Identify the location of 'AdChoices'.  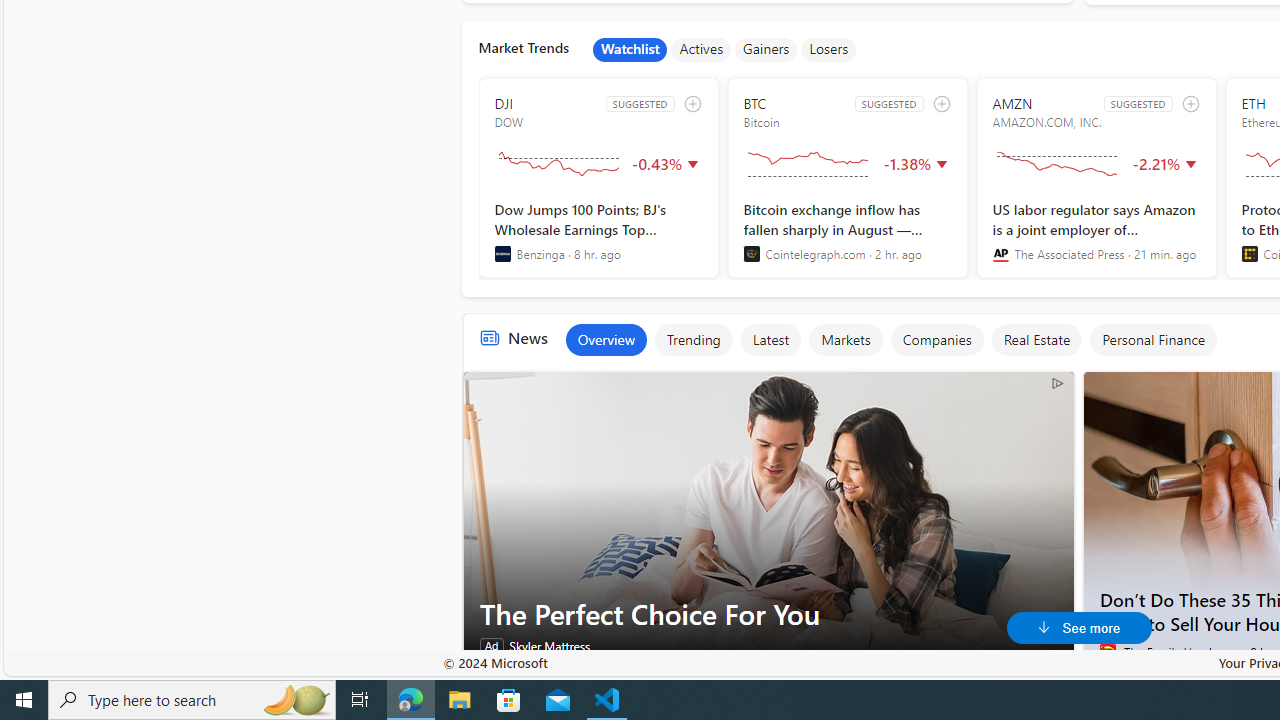
(1056, 383).